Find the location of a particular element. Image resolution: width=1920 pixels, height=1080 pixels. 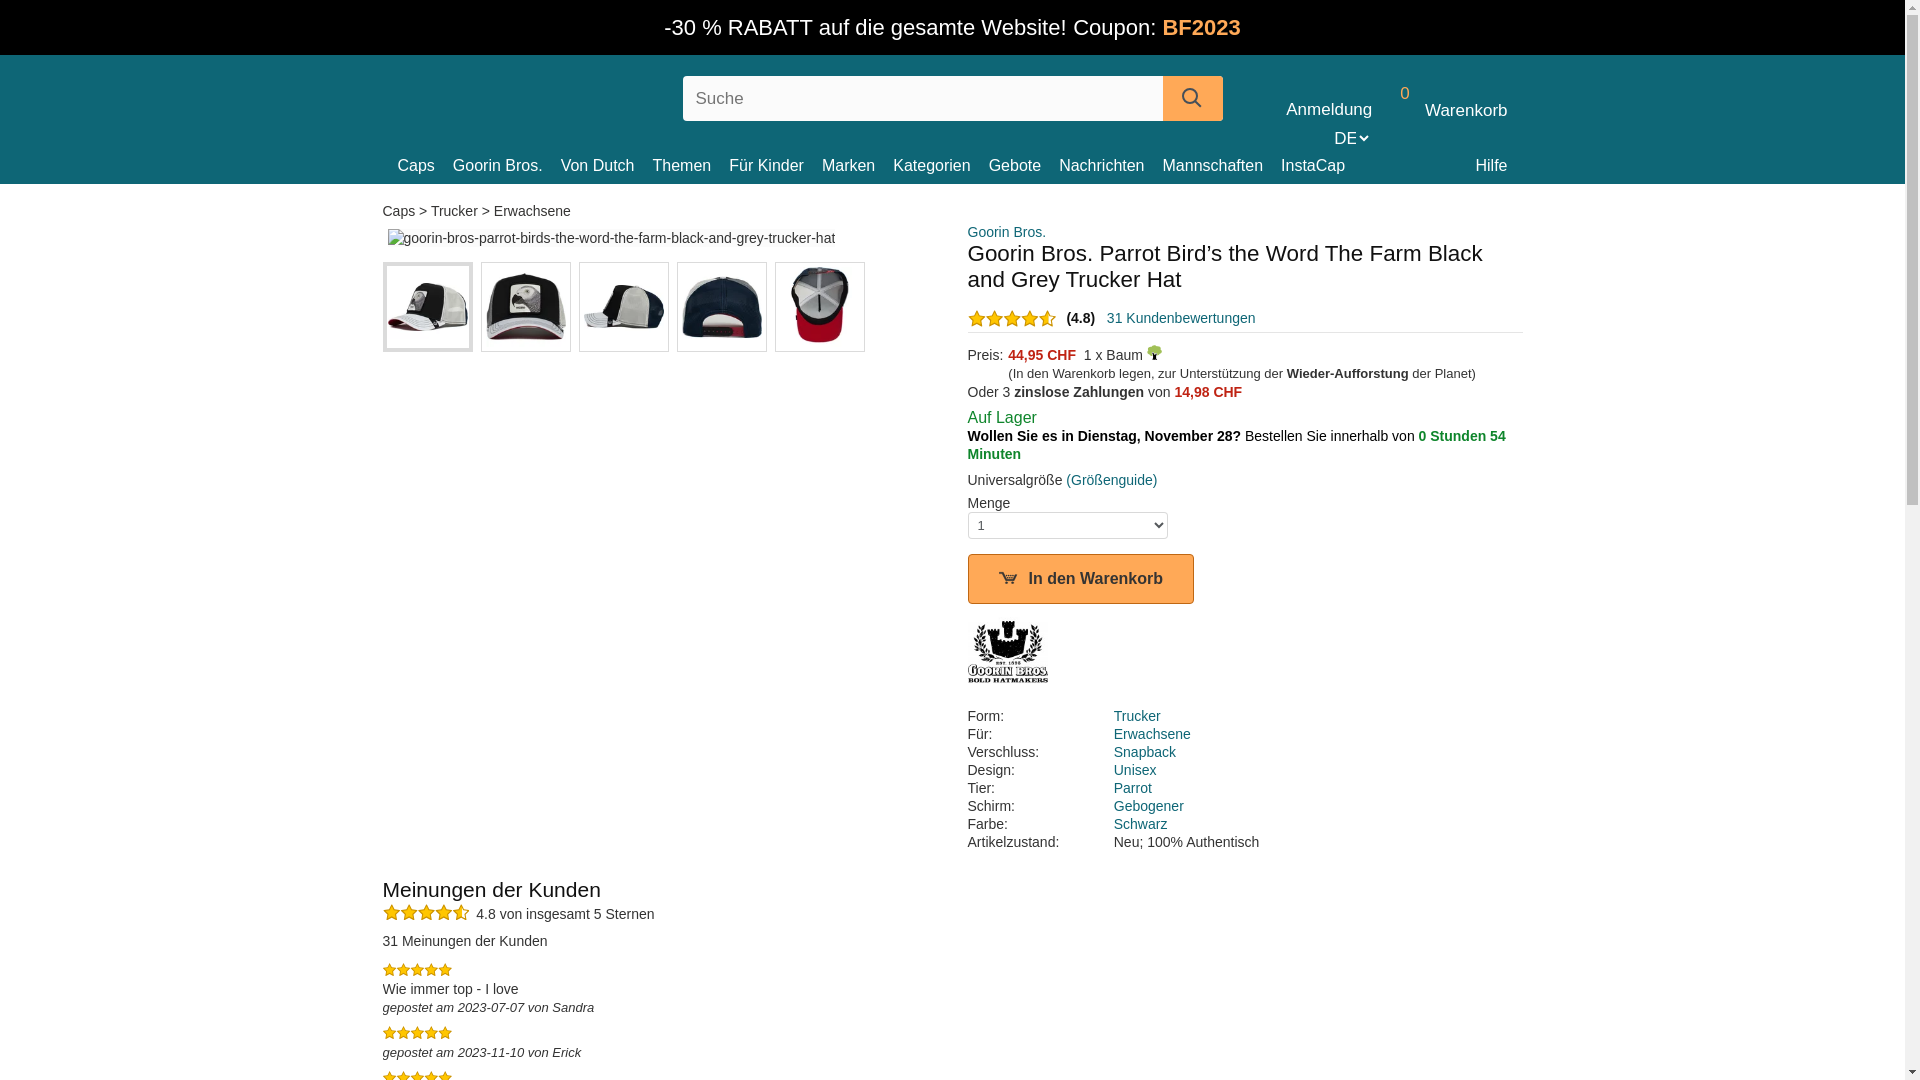

'Themen' is located at coordinates (652, 164).